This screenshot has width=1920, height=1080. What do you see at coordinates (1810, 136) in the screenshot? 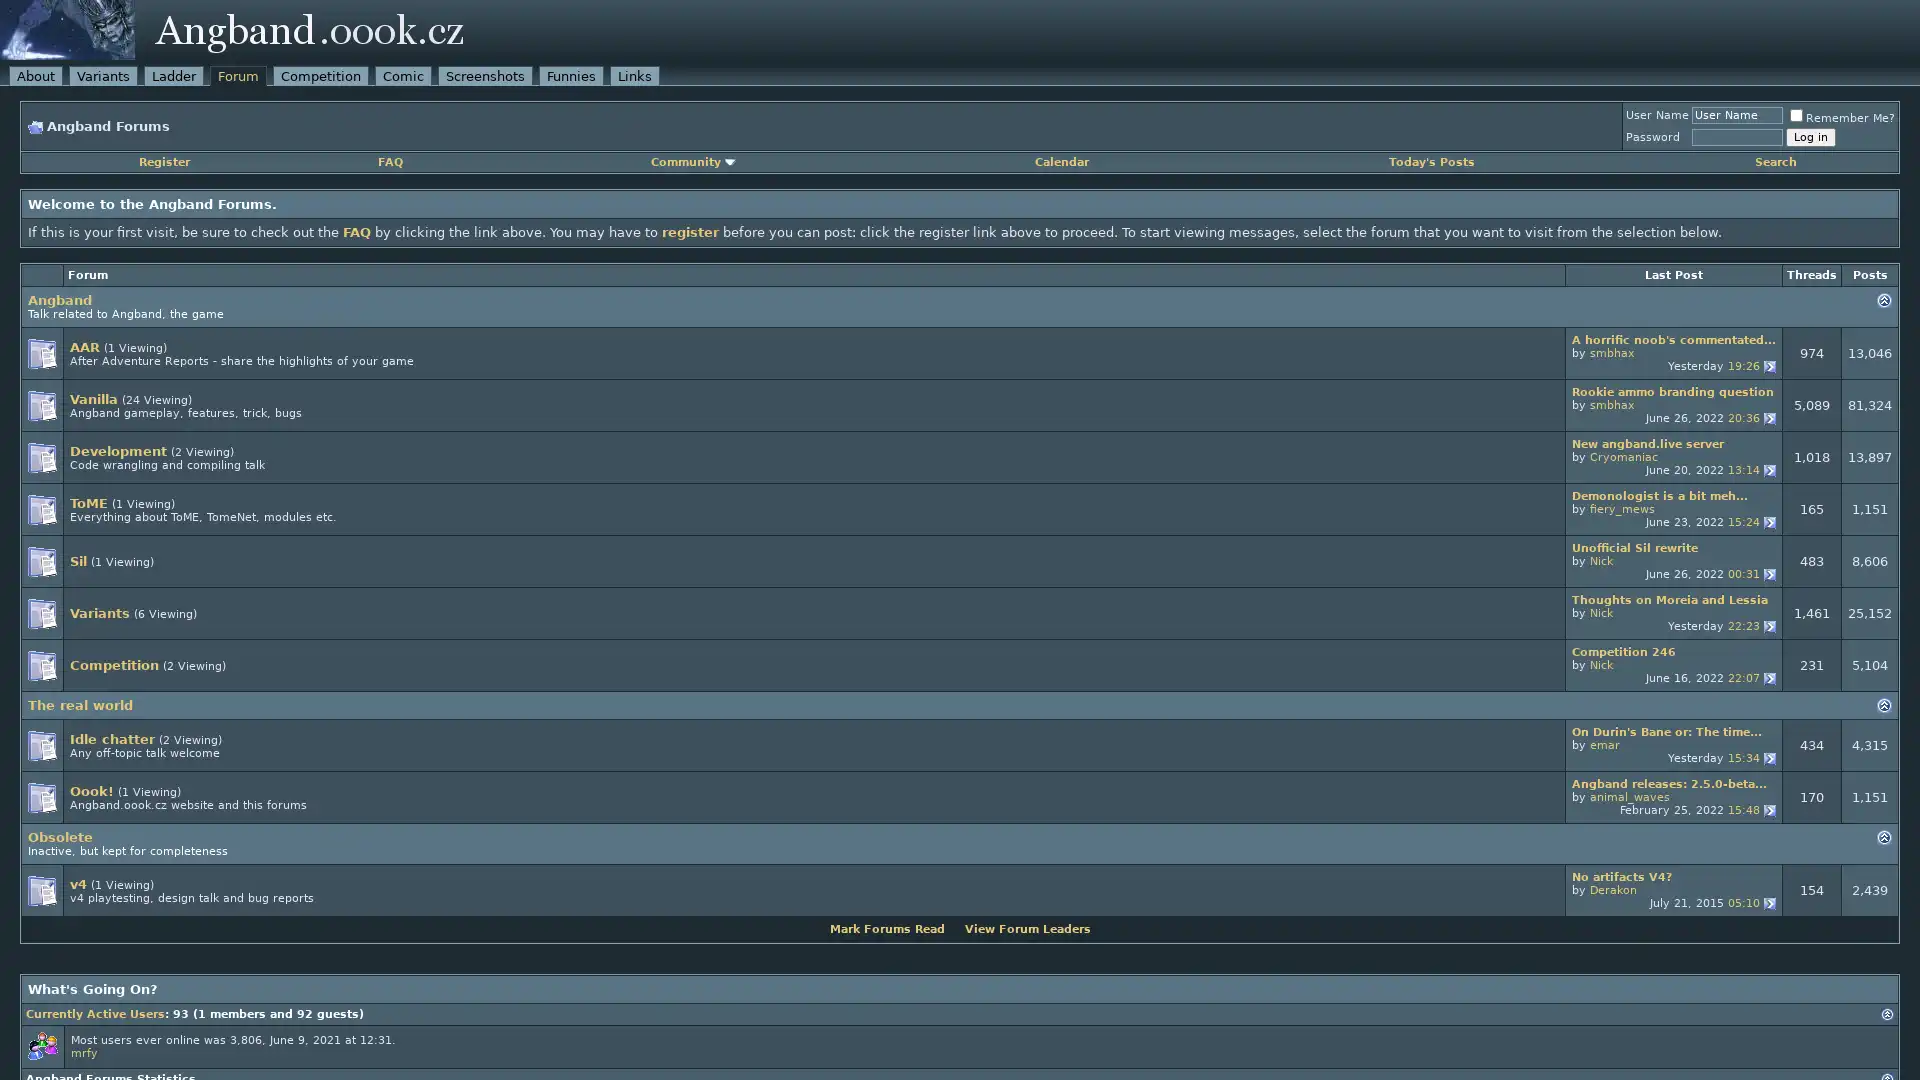
I see `Log in` at bounding box center [1810, 136].